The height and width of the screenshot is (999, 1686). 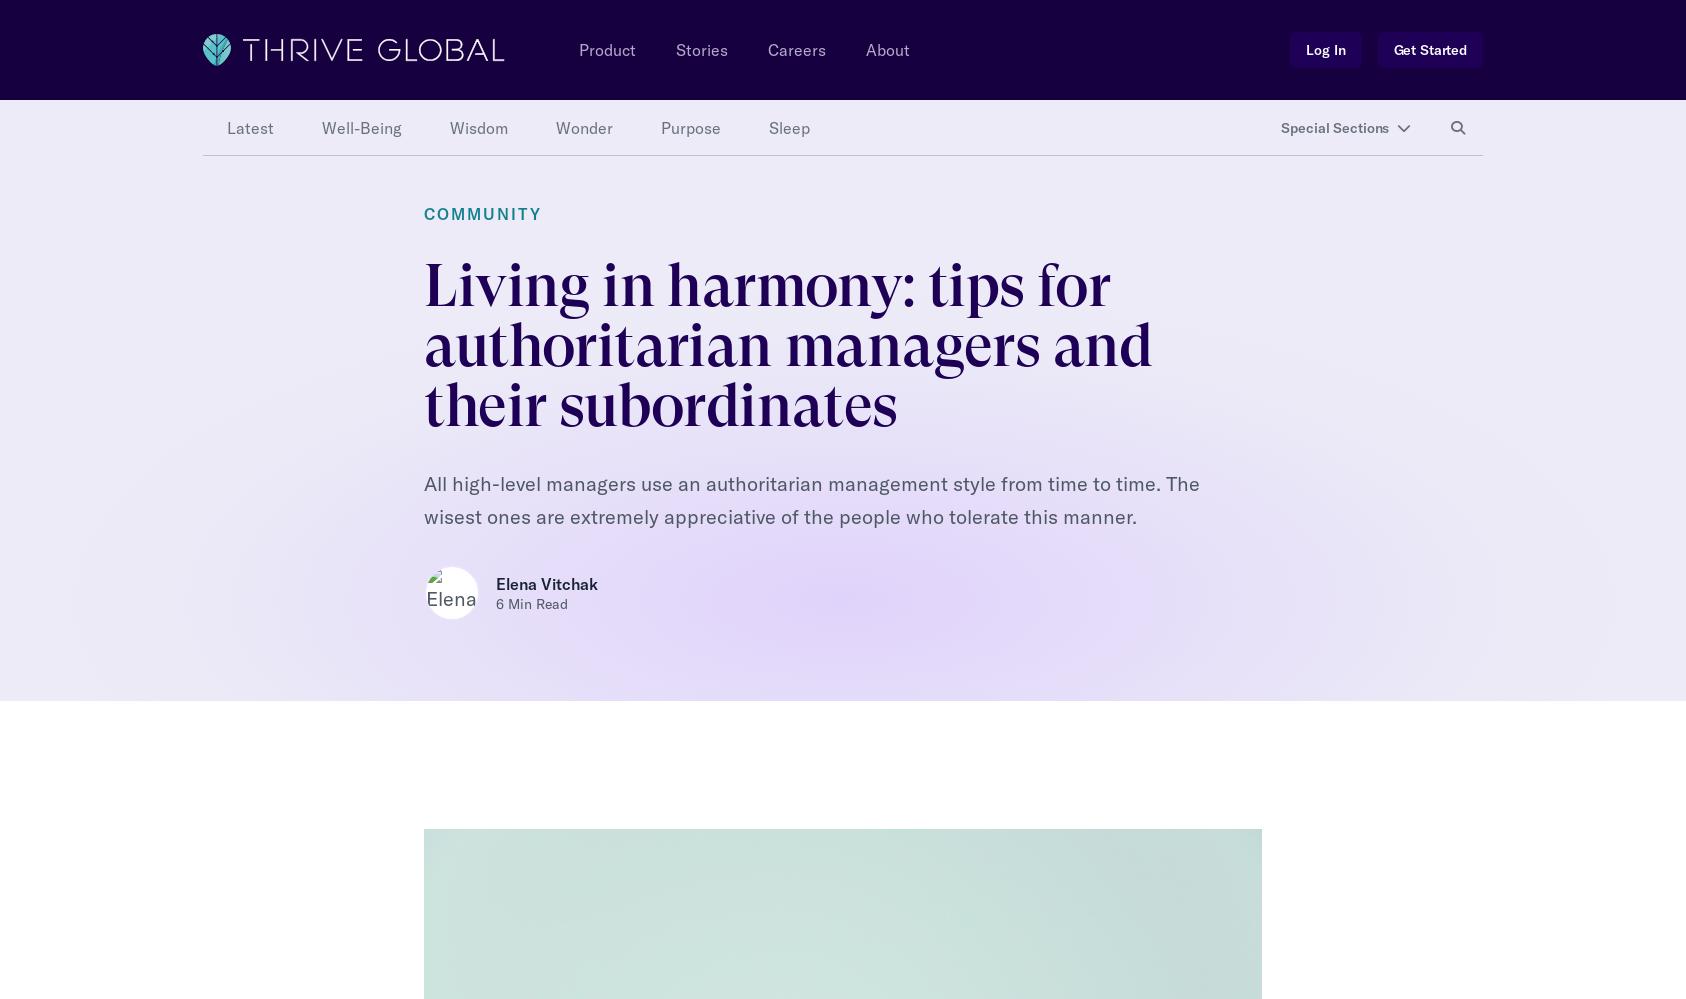 What do you see at coordinates (640, 395) in the screenshot?
I see `'— Strengthen your working and interpersonal relationships;'` at bounding box center [640, 395].